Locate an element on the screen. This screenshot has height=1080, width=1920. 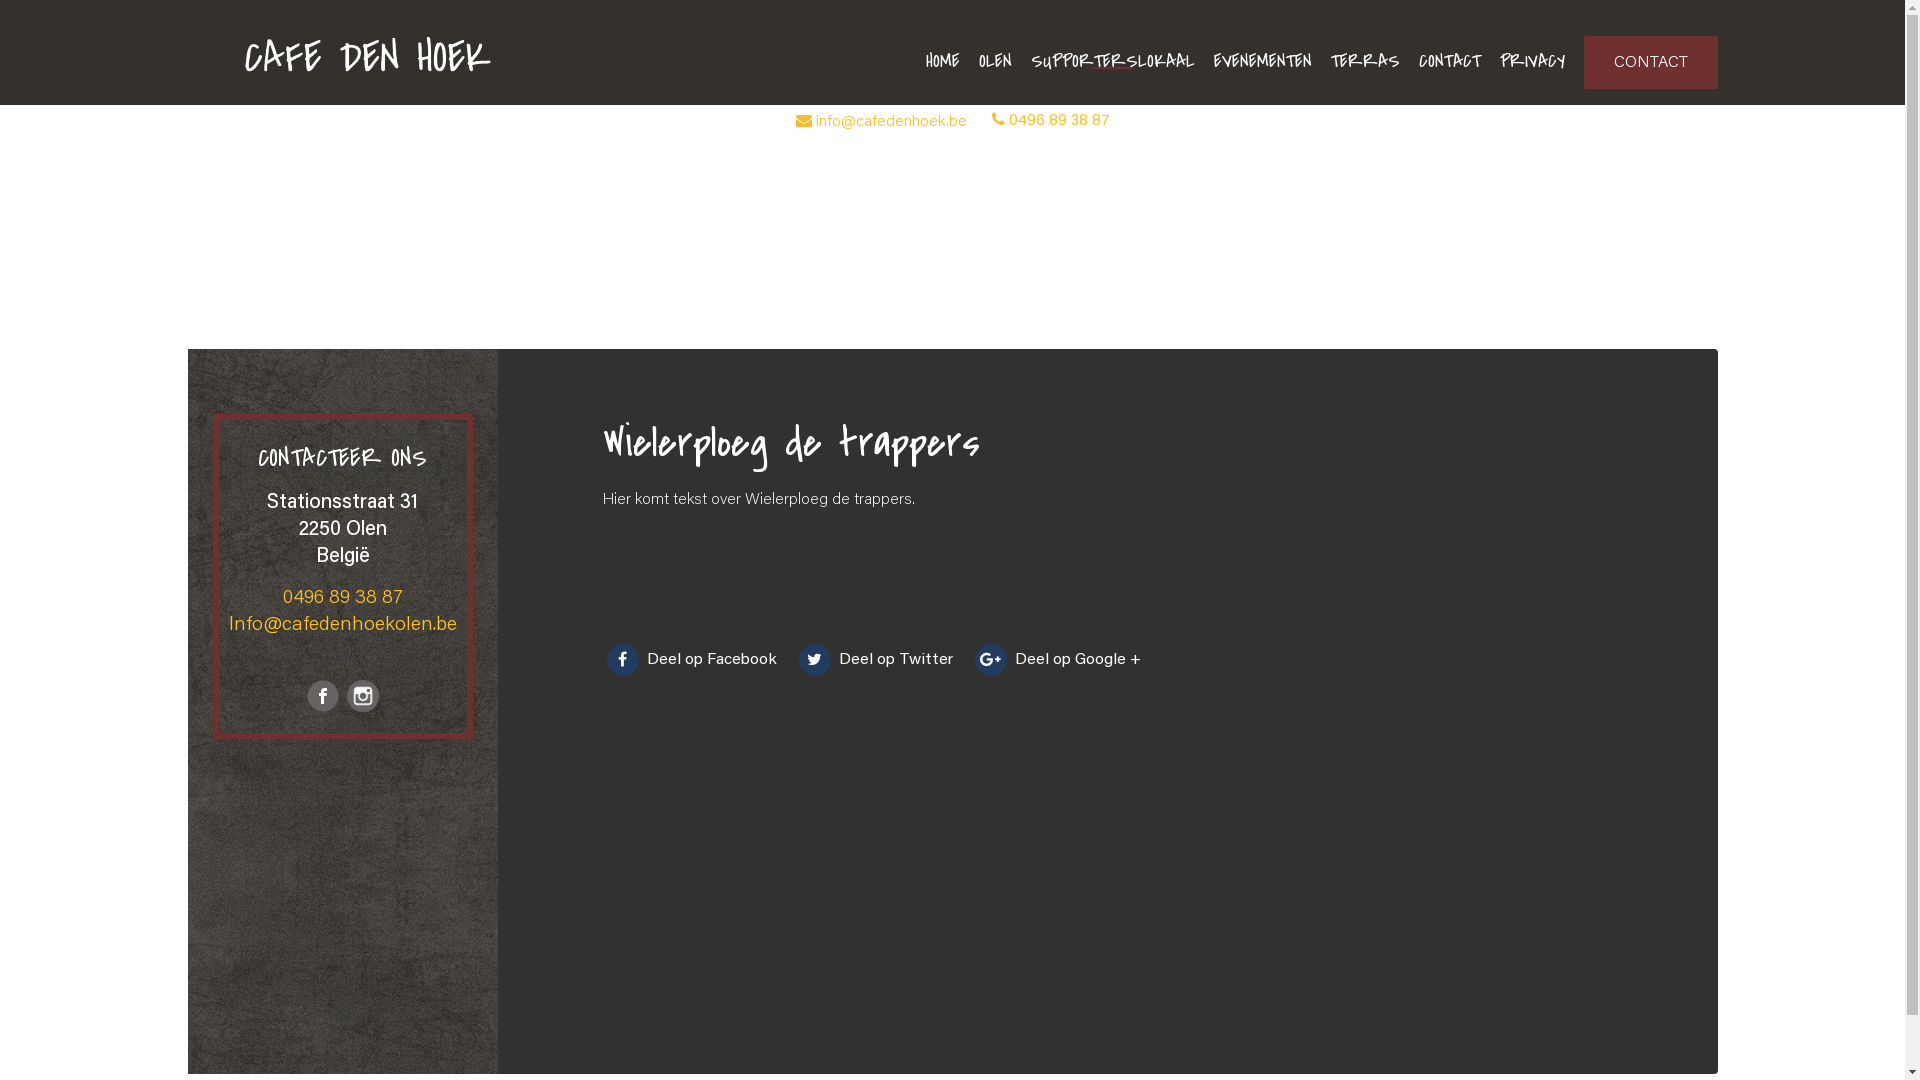
'SUPPORTERSLOKAAL' is located at coordinates (1111, 60).